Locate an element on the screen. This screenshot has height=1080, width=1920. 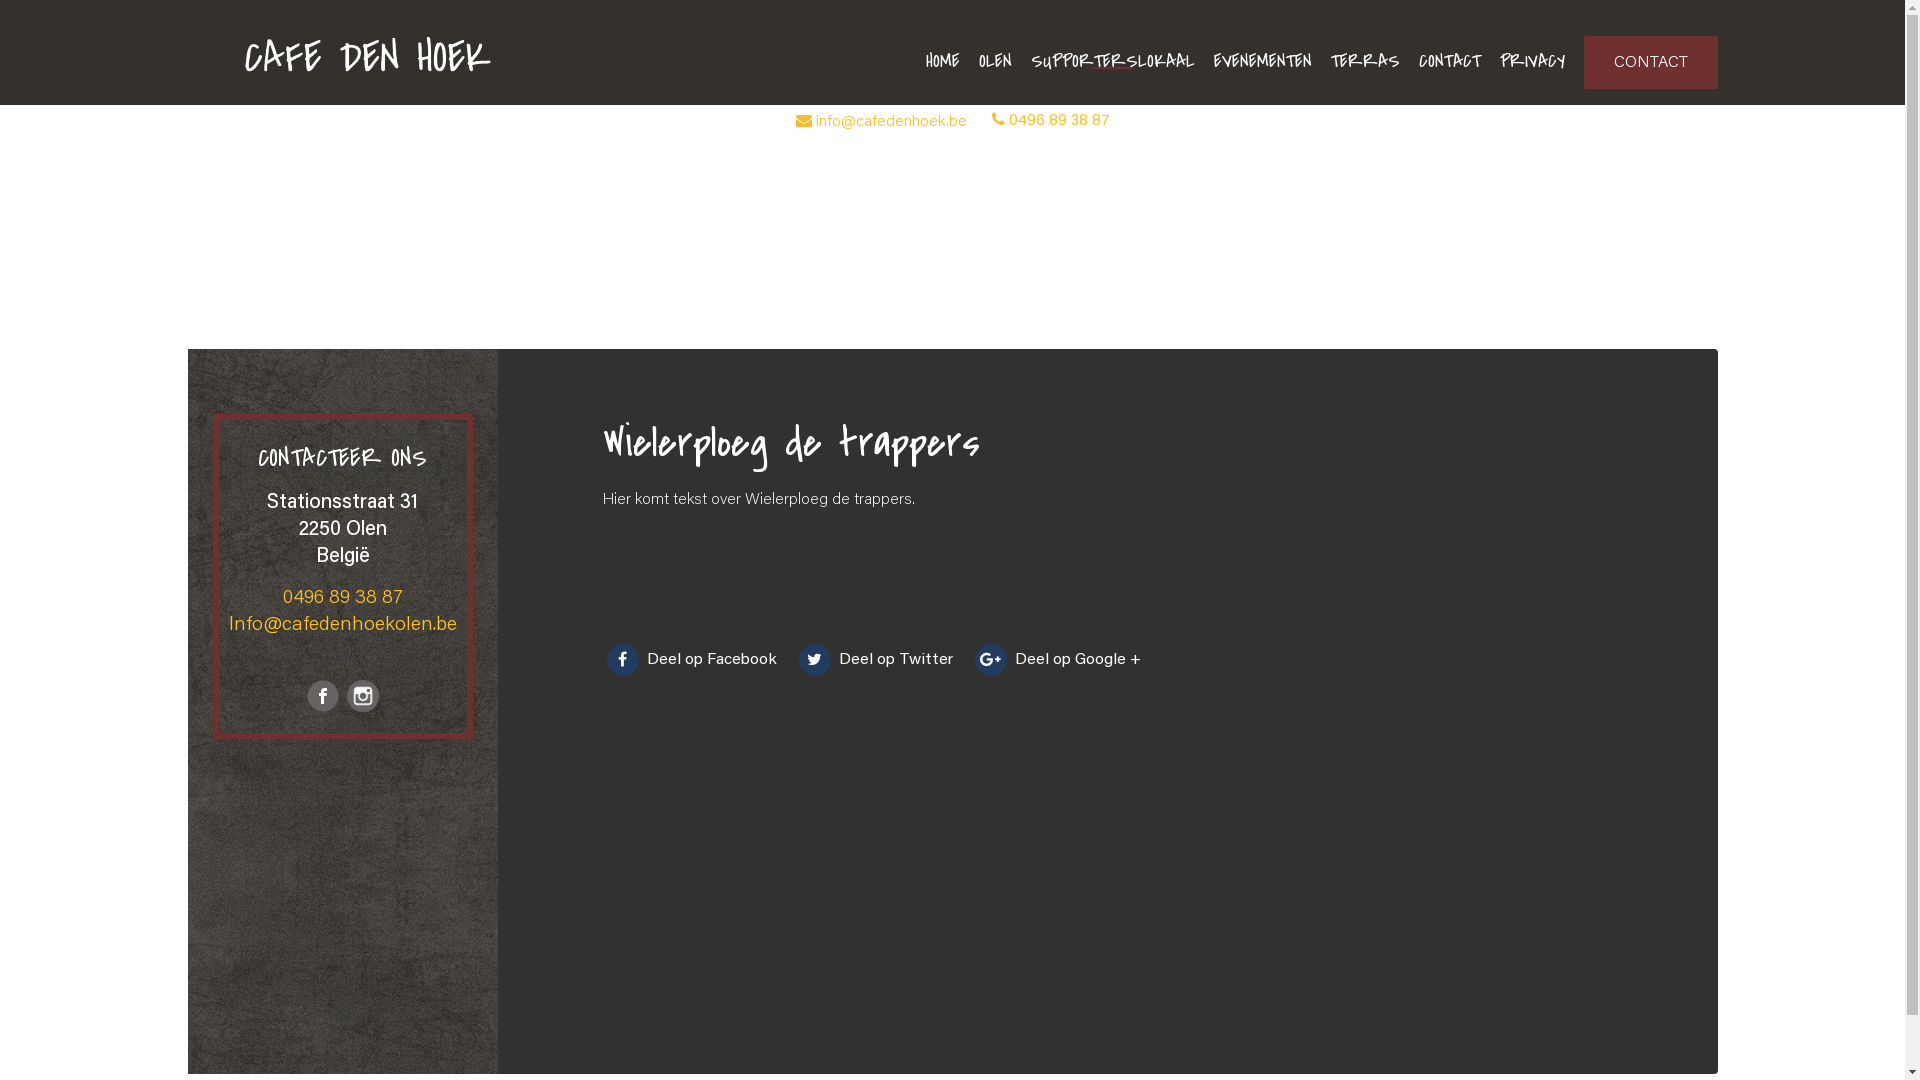
'SUPPORTERSLOKAAL' is located at coordinates (1111, 60).